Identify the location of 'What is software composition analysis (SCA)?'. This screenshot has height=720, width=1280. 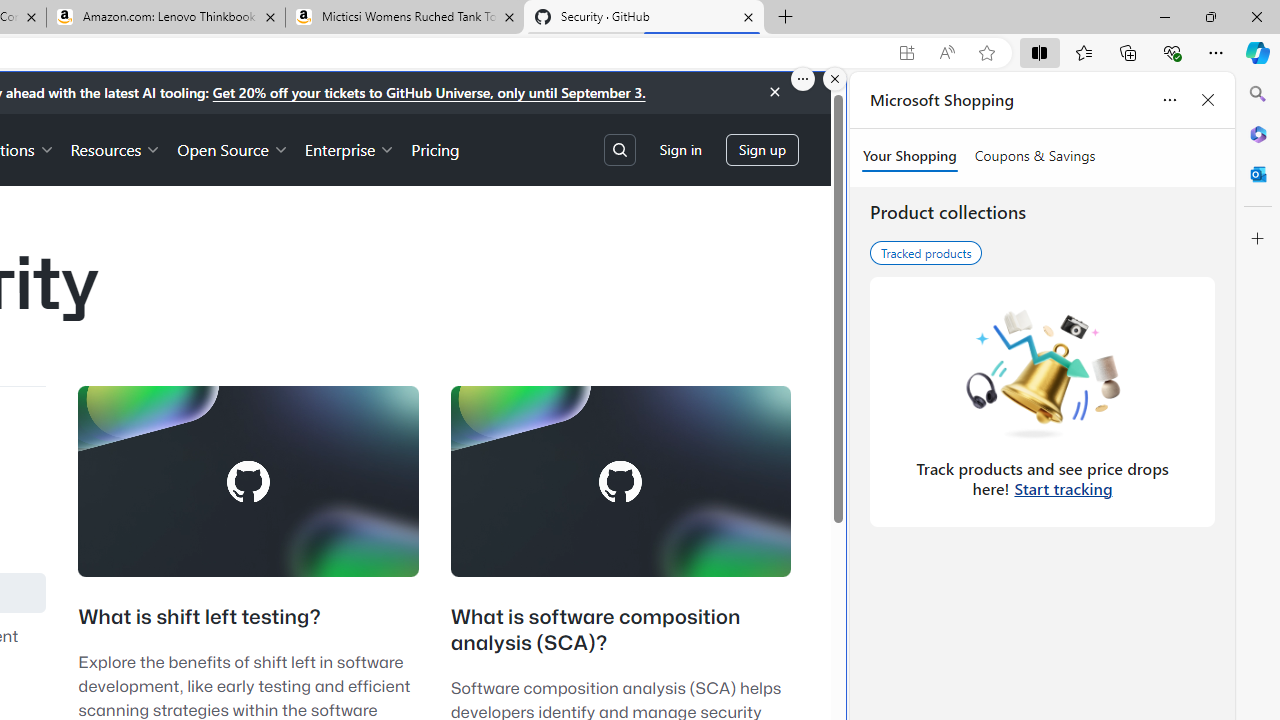
(594, 630).